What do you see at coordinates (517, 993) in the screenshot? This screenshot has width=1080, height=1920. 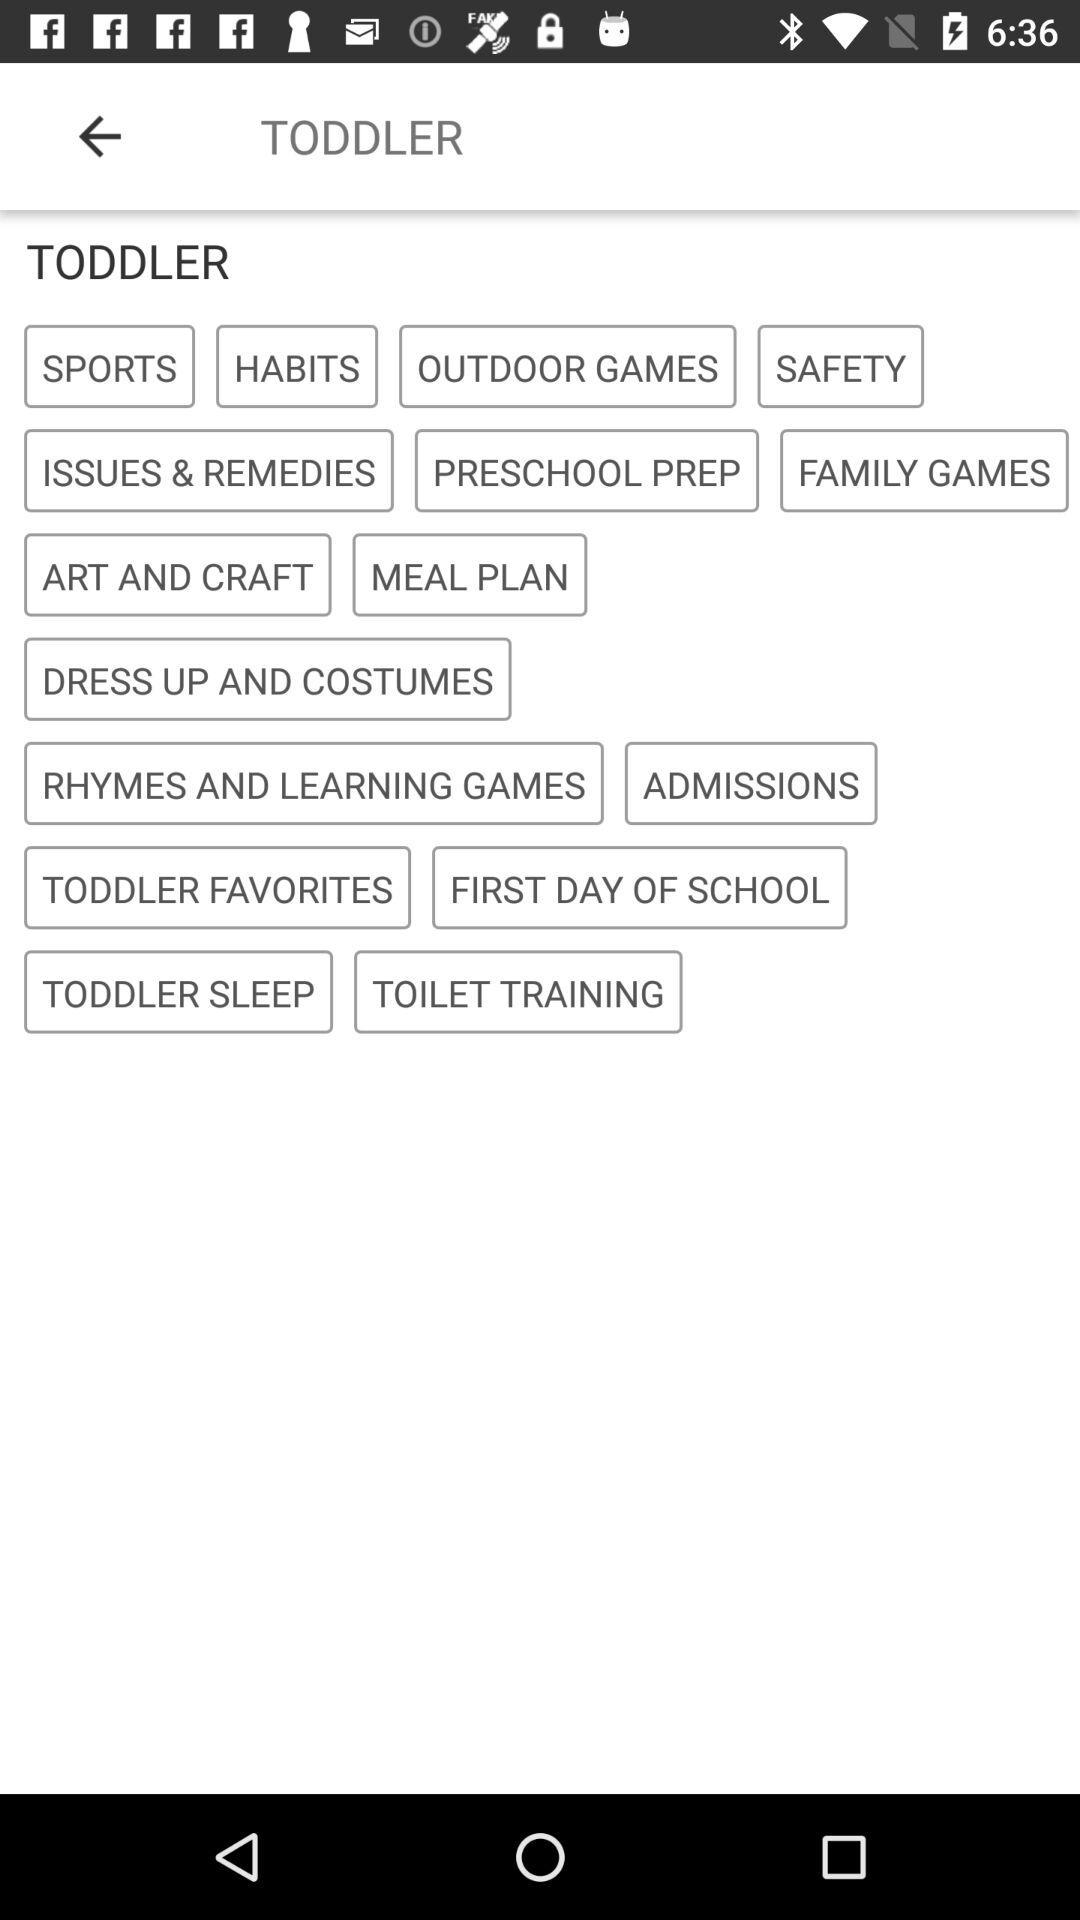 I see `the icon below the toddler favorites` at bounding box center [517, 993].